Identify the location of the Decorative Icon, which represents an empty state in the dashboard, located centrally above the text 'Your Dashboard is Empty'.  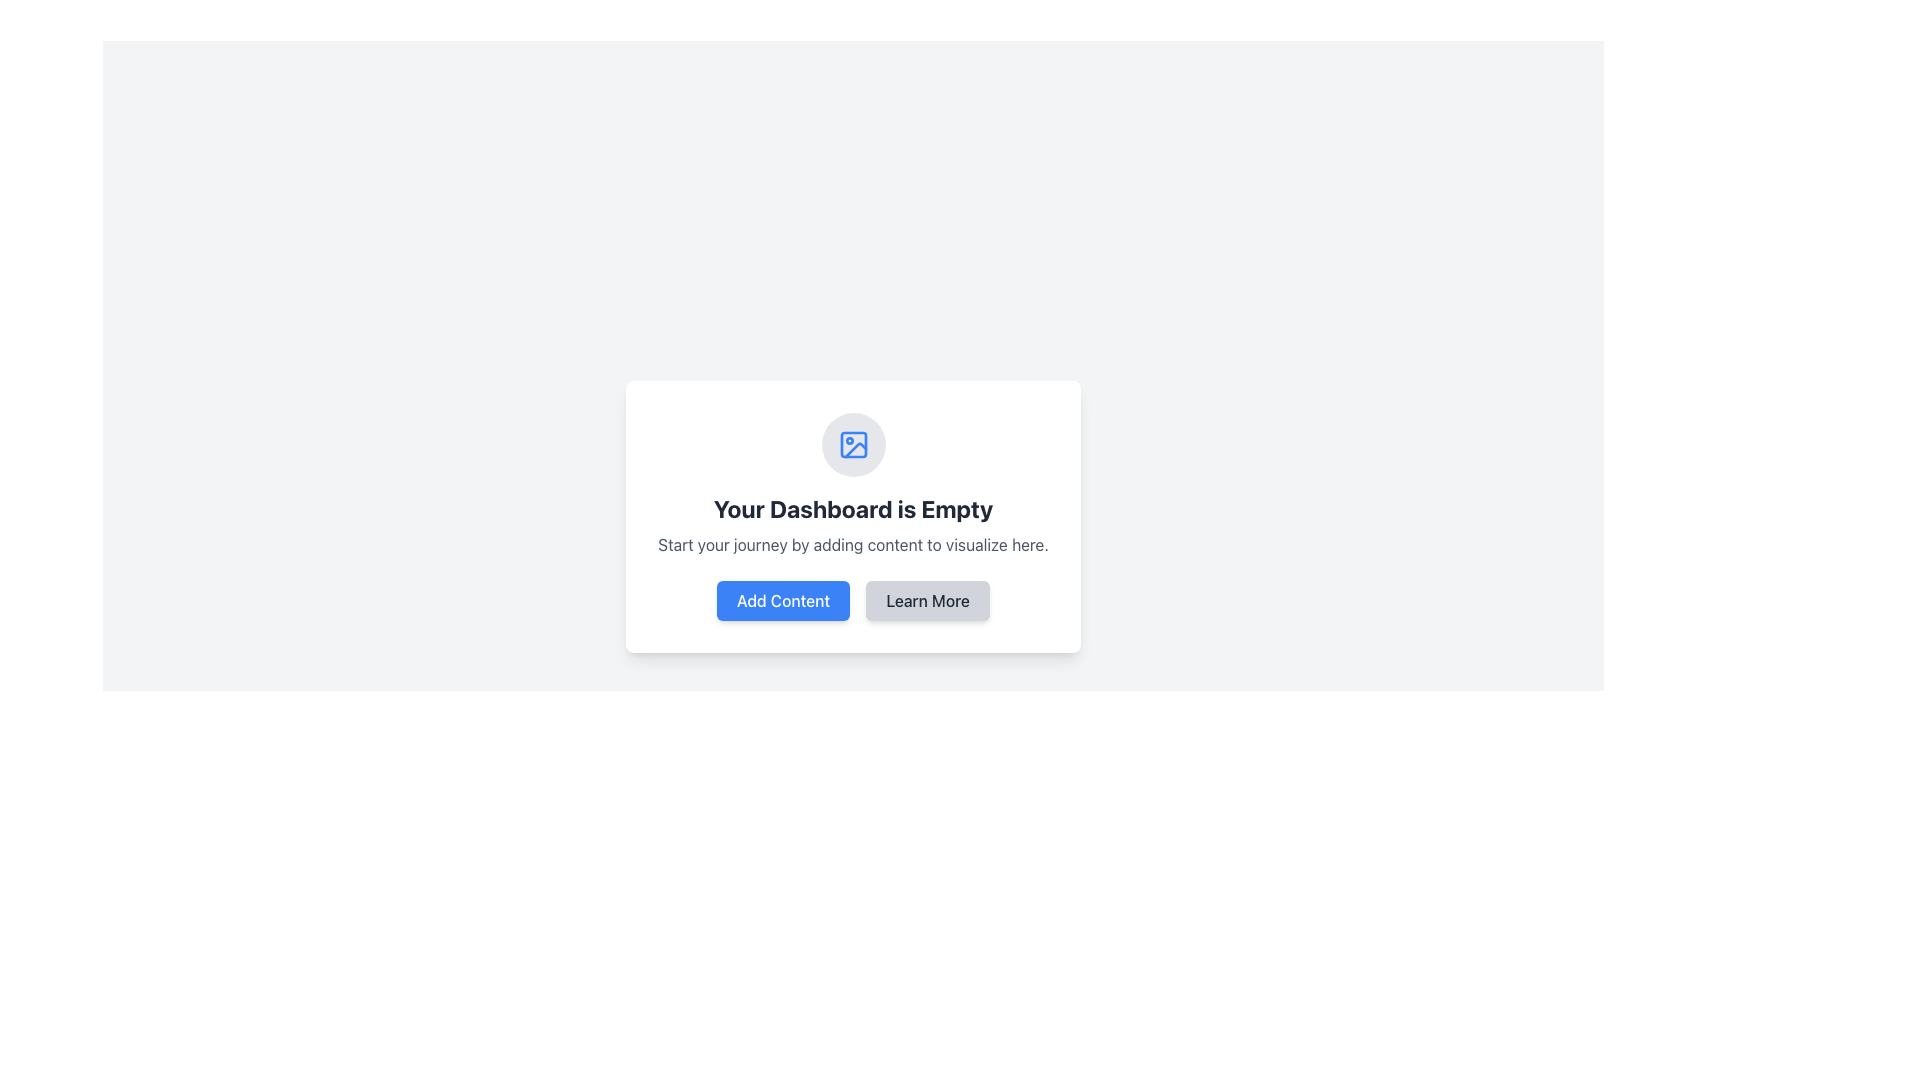
(853, 443).